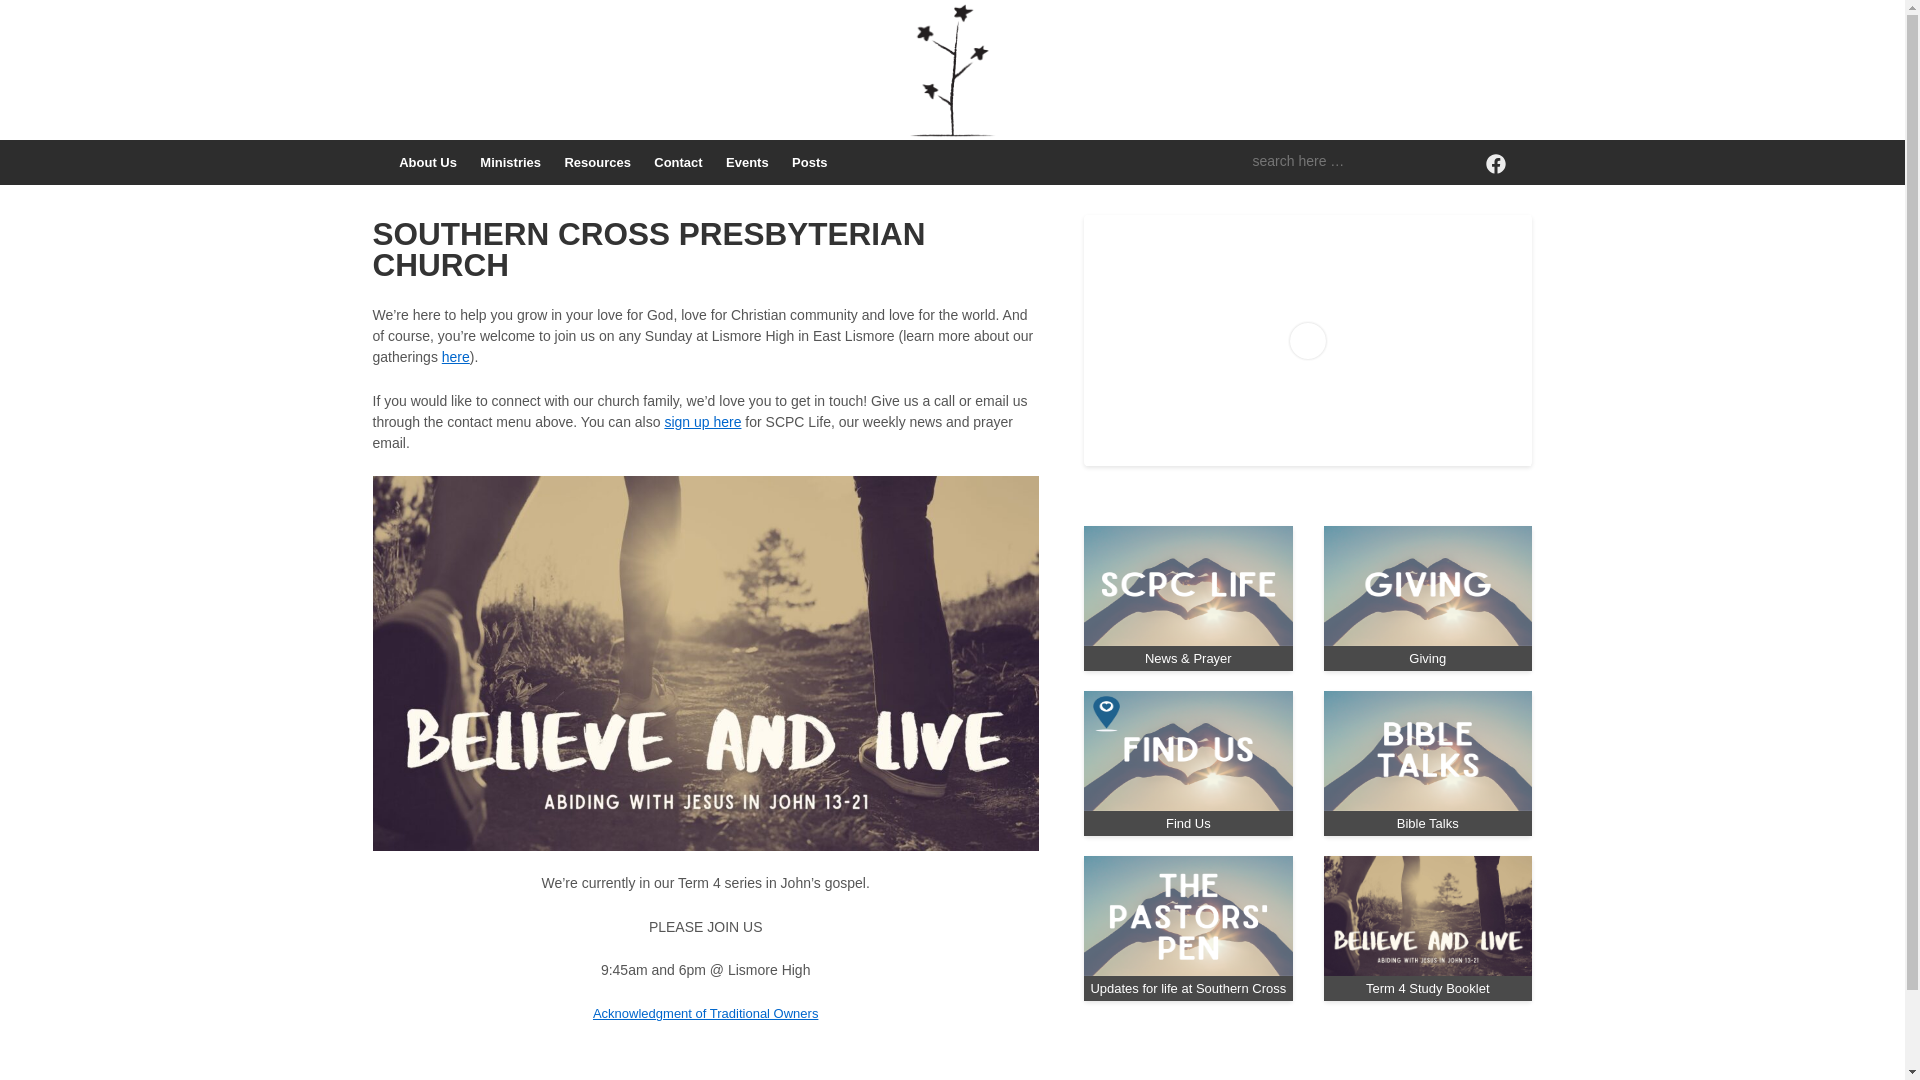  Describe the element at coordinates (705, 1013) in the screenshot. I see `'Acknowledgment of Traditional Owners'` at that location.